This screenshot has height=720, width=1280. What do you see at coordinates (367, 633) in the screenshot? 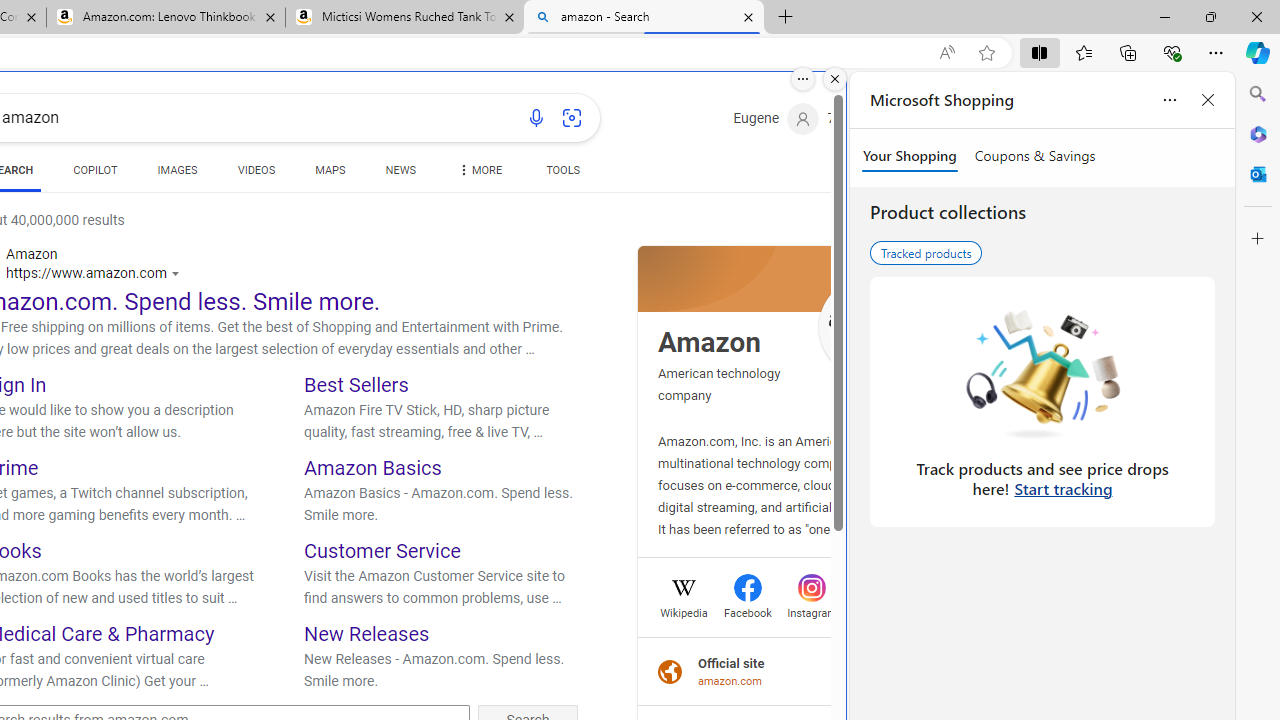
I see `'New Releases'` at bounding box center [367, 633].